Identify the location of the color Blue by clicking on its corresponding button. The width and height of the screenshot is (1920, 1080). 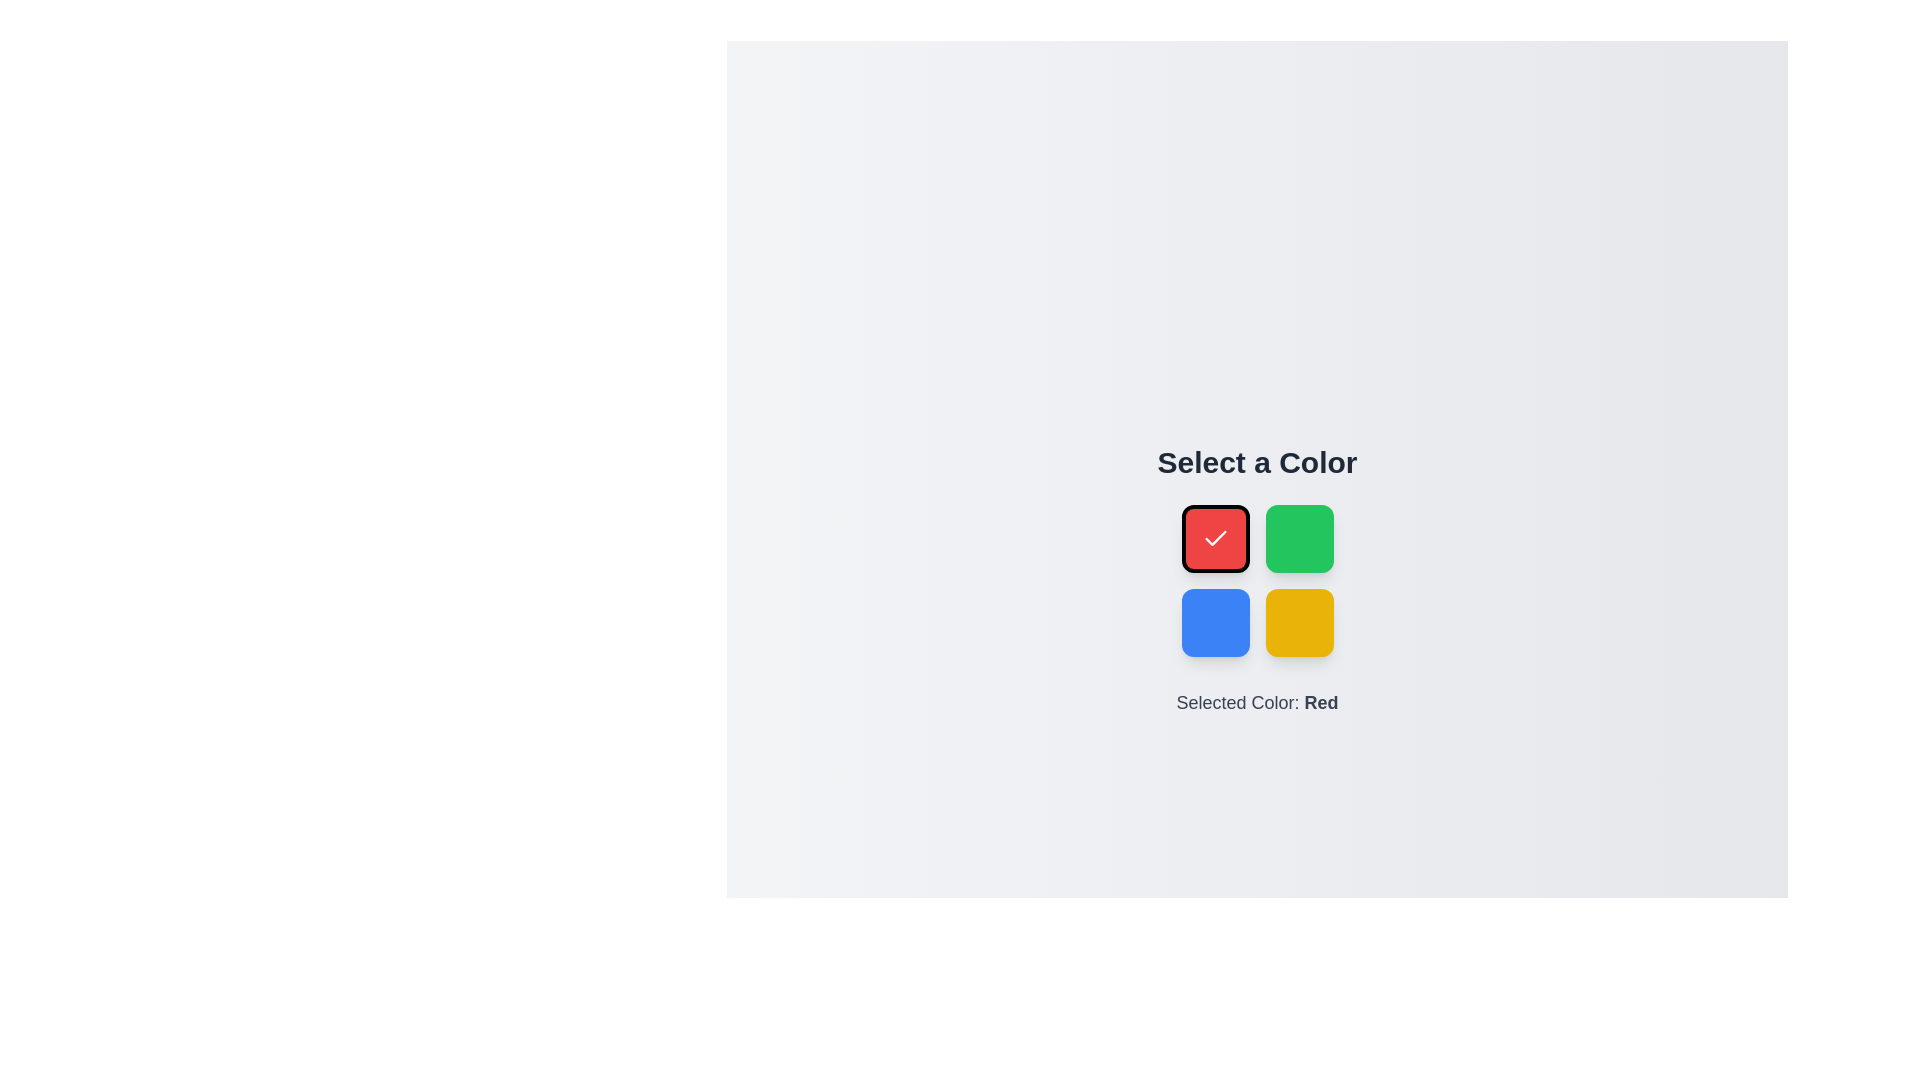
(1214, 622).